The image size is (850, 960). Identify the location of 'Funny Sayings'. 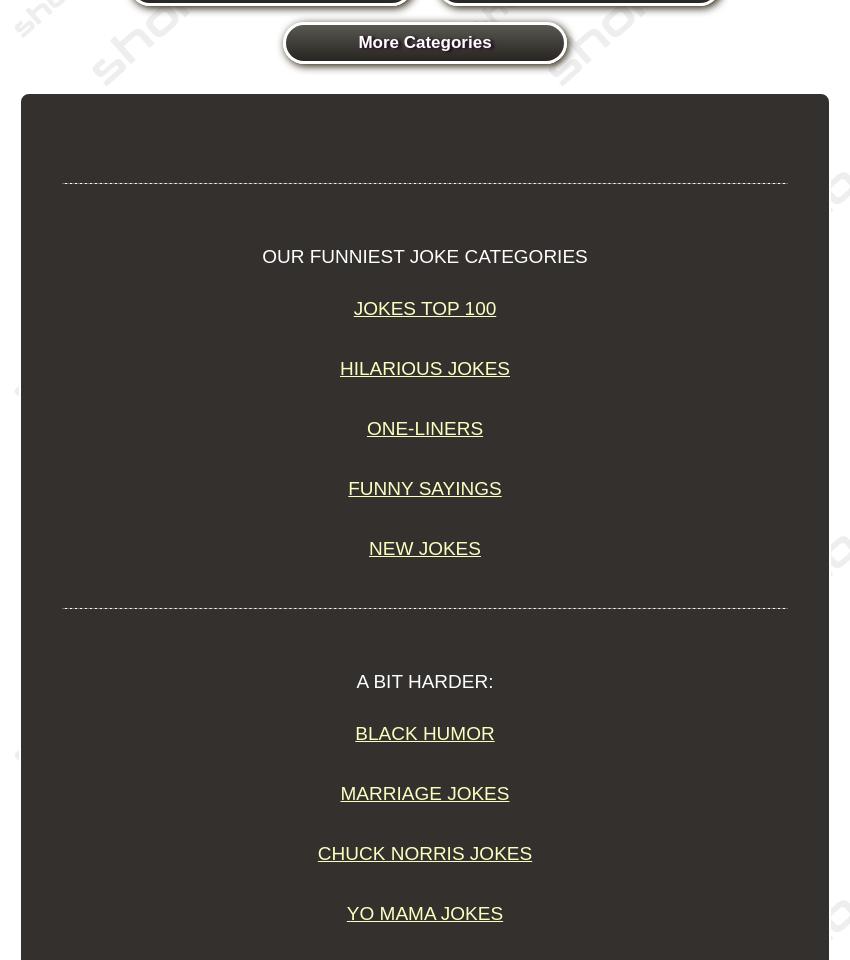
(346, 487).